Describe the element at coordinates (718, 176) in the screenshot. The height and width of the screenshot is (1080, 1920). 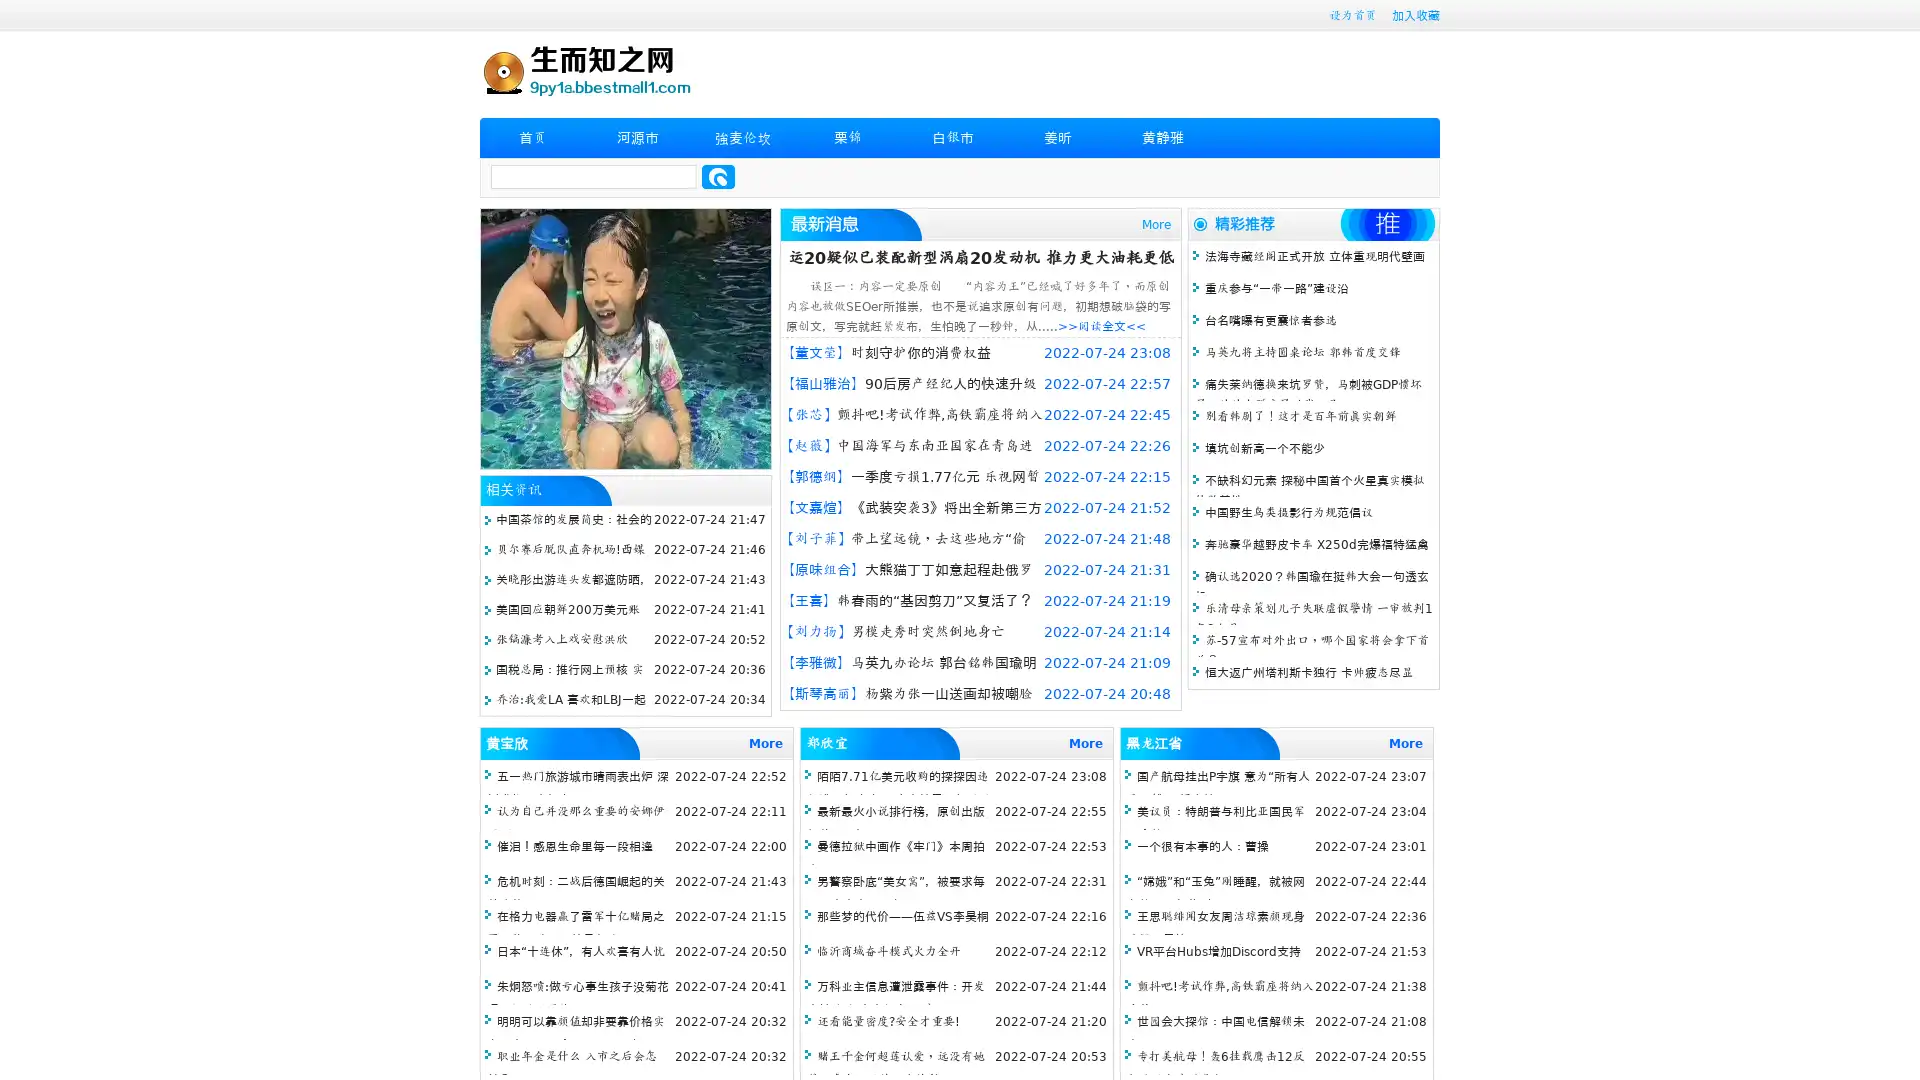
I see `Search` at that location.